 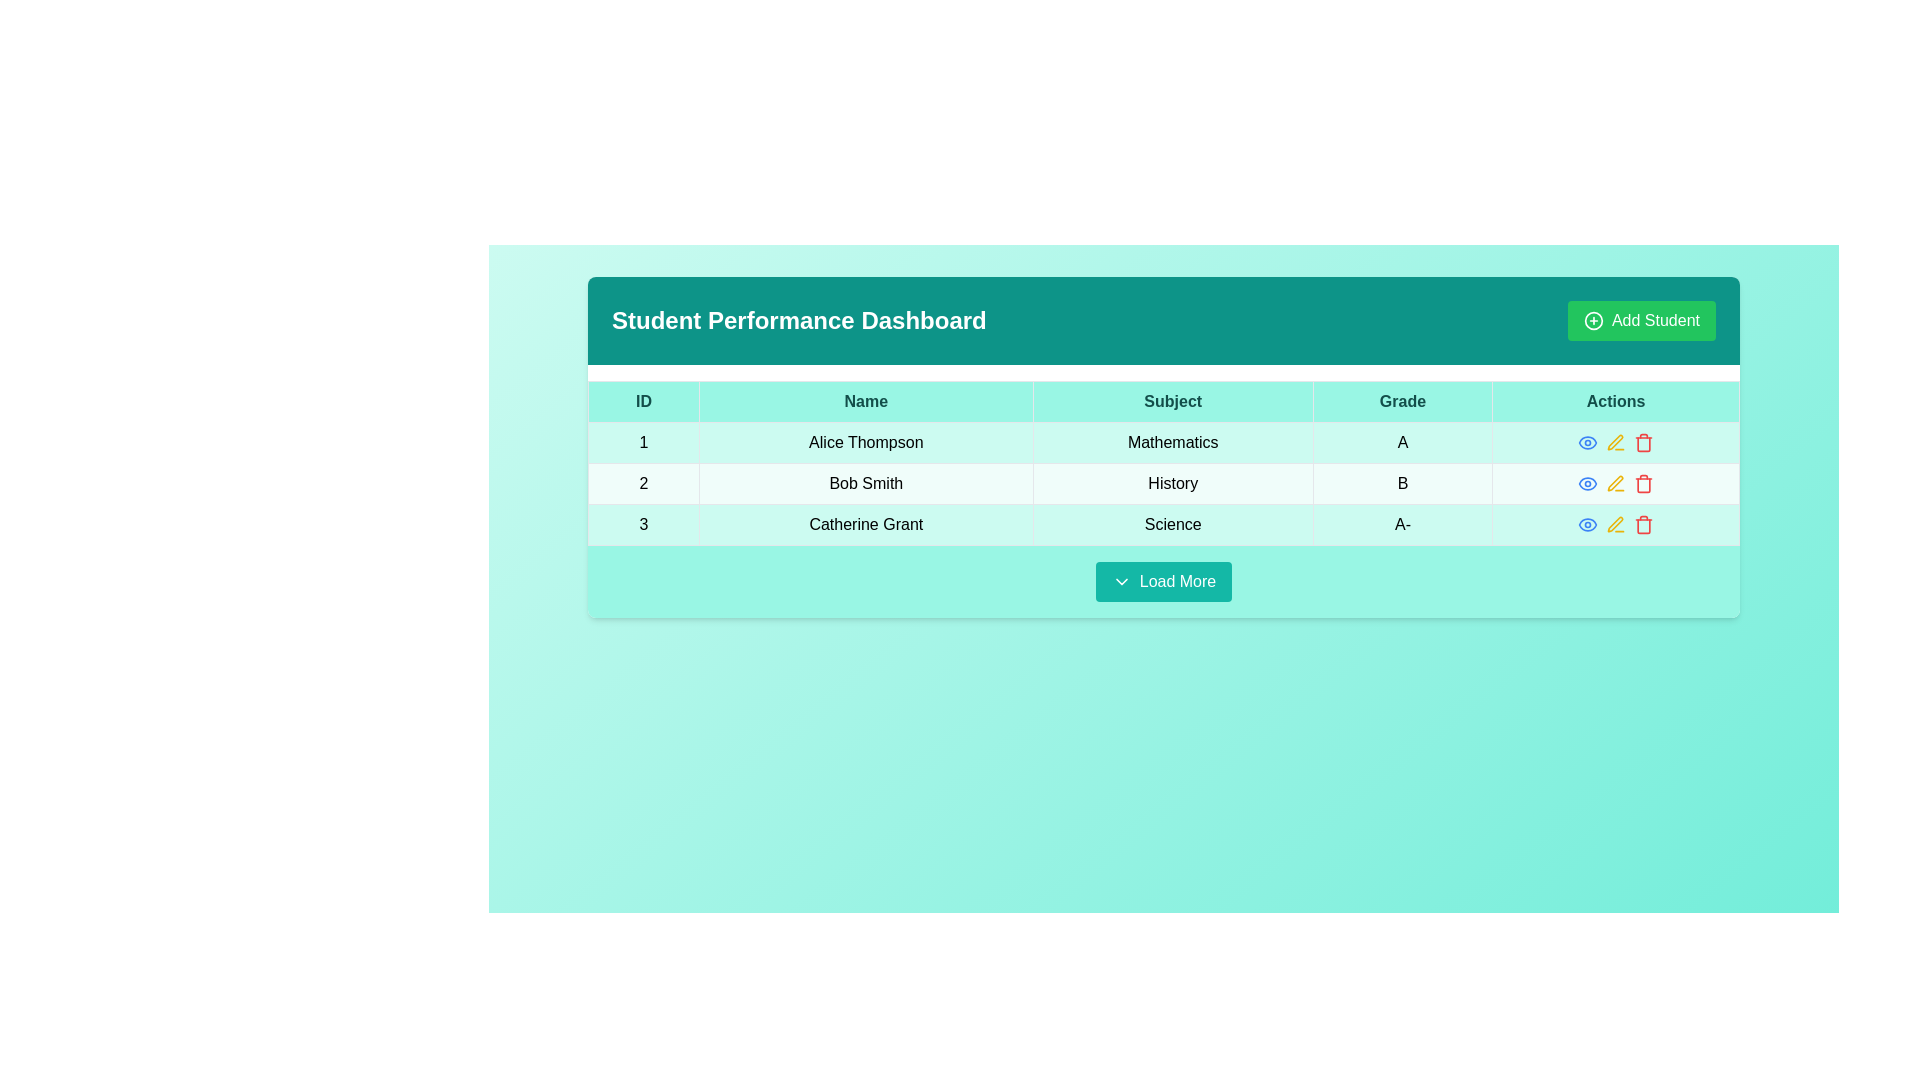 What do you see at coordinates (1173, 483) in the screenshot?
I see `the static text label displaying 'History'` at bounding box center [1173, 483].